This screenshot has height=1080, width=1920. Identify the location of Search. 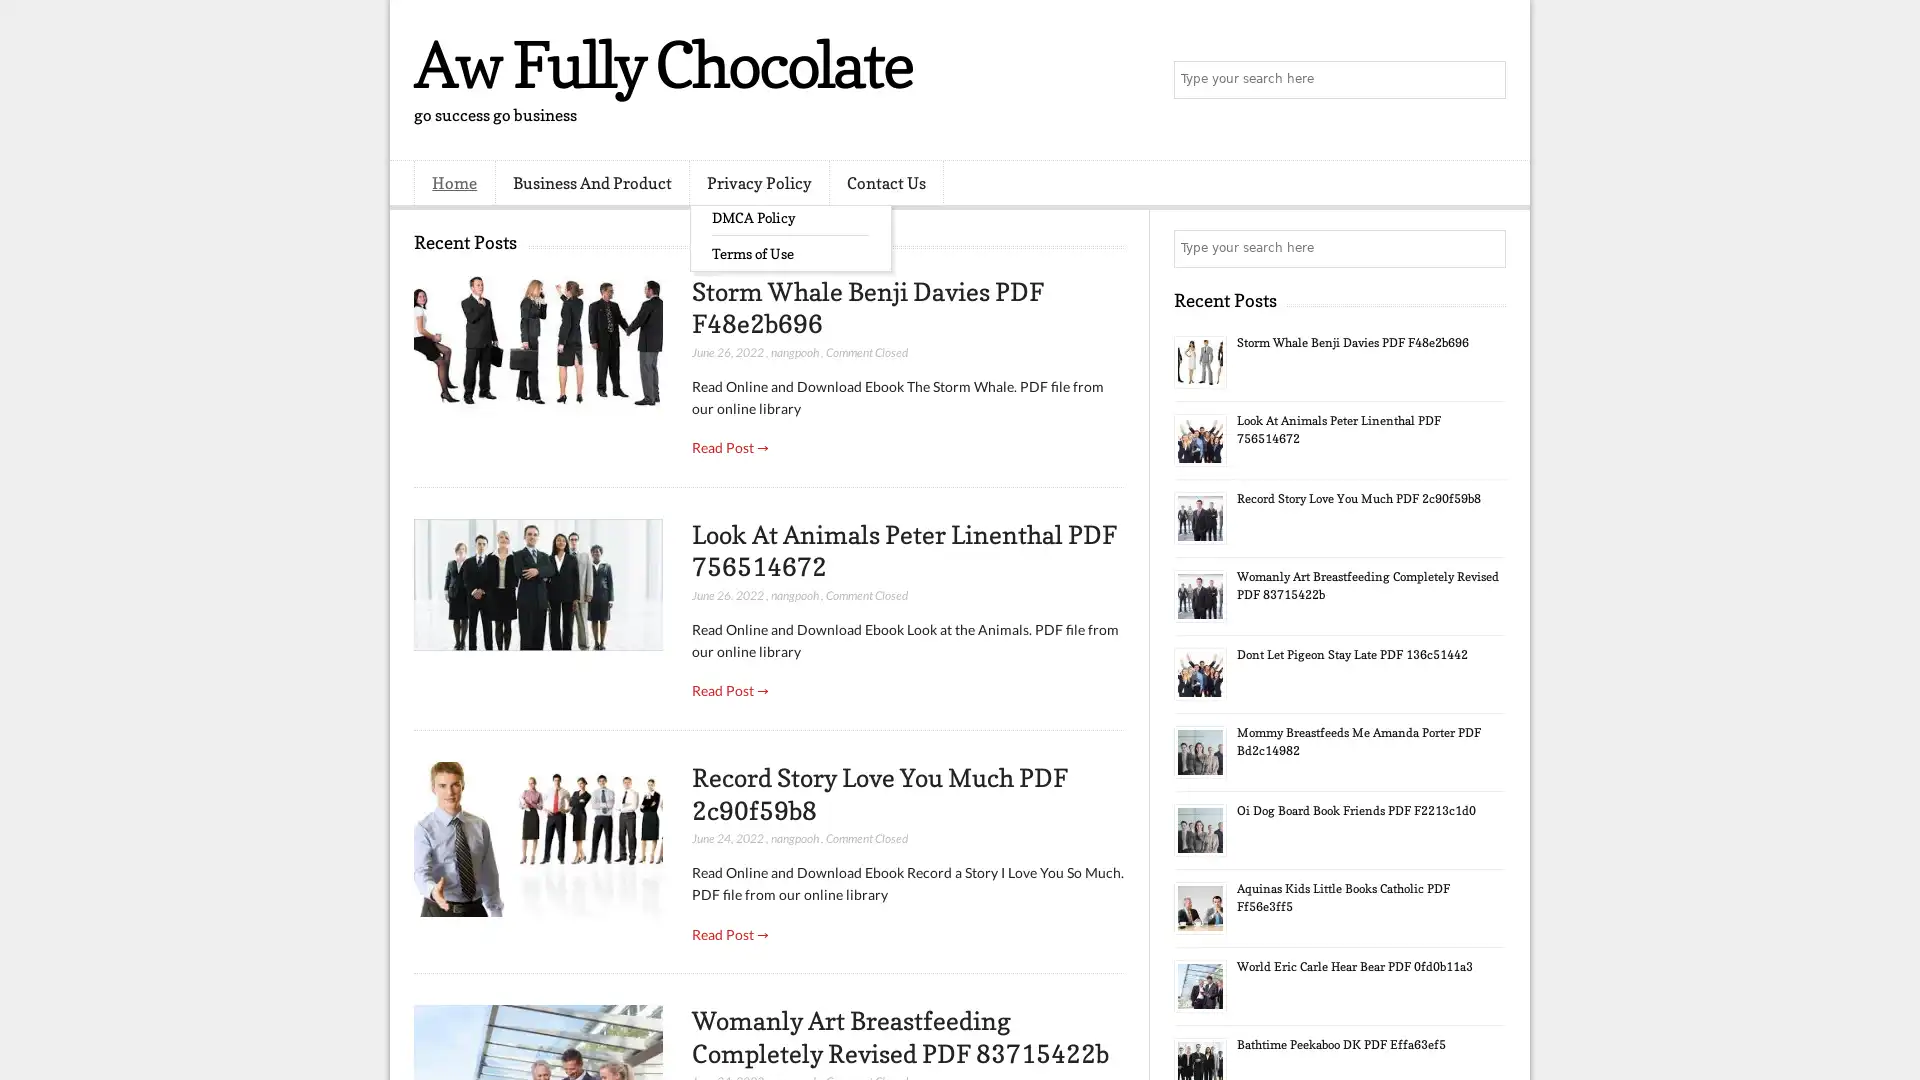
(1485, 248).